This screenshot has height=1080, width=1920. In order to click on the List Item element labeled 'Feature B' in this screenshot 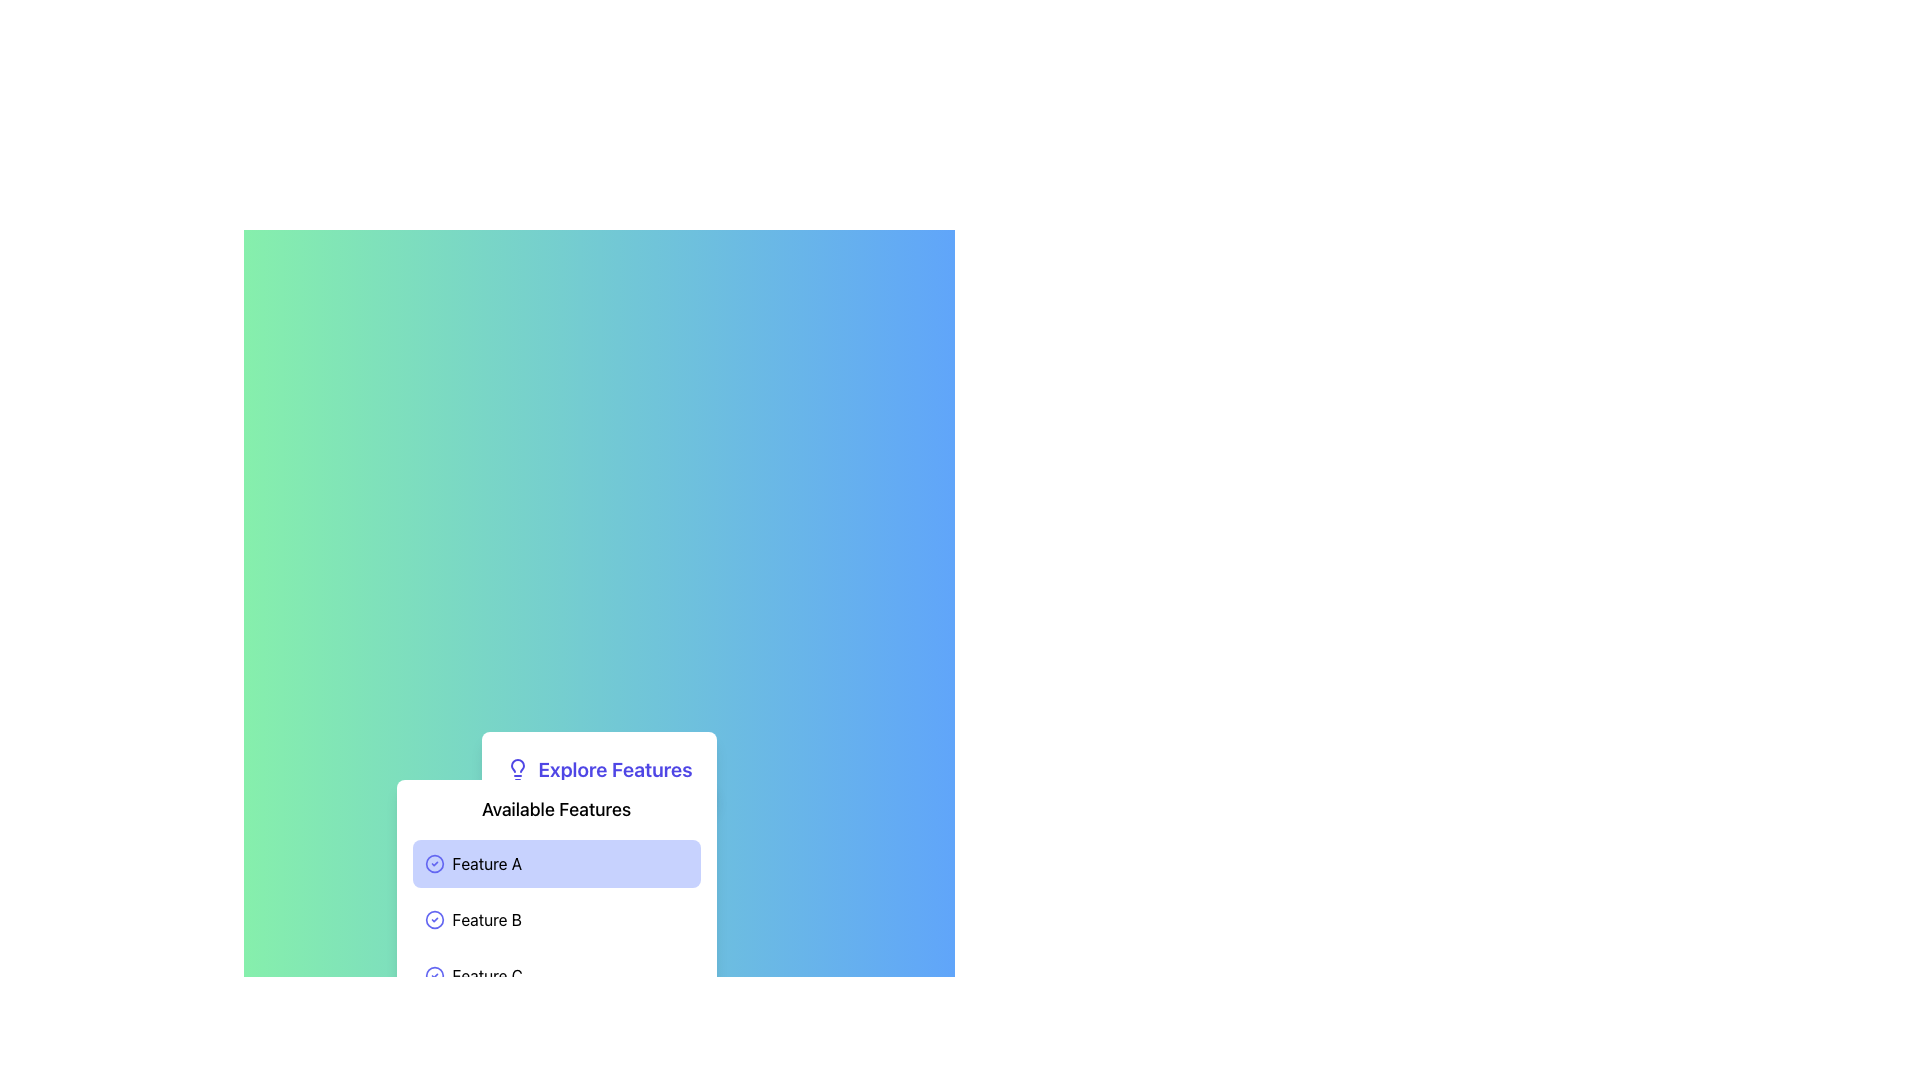, I will do `click(556, 920)`.